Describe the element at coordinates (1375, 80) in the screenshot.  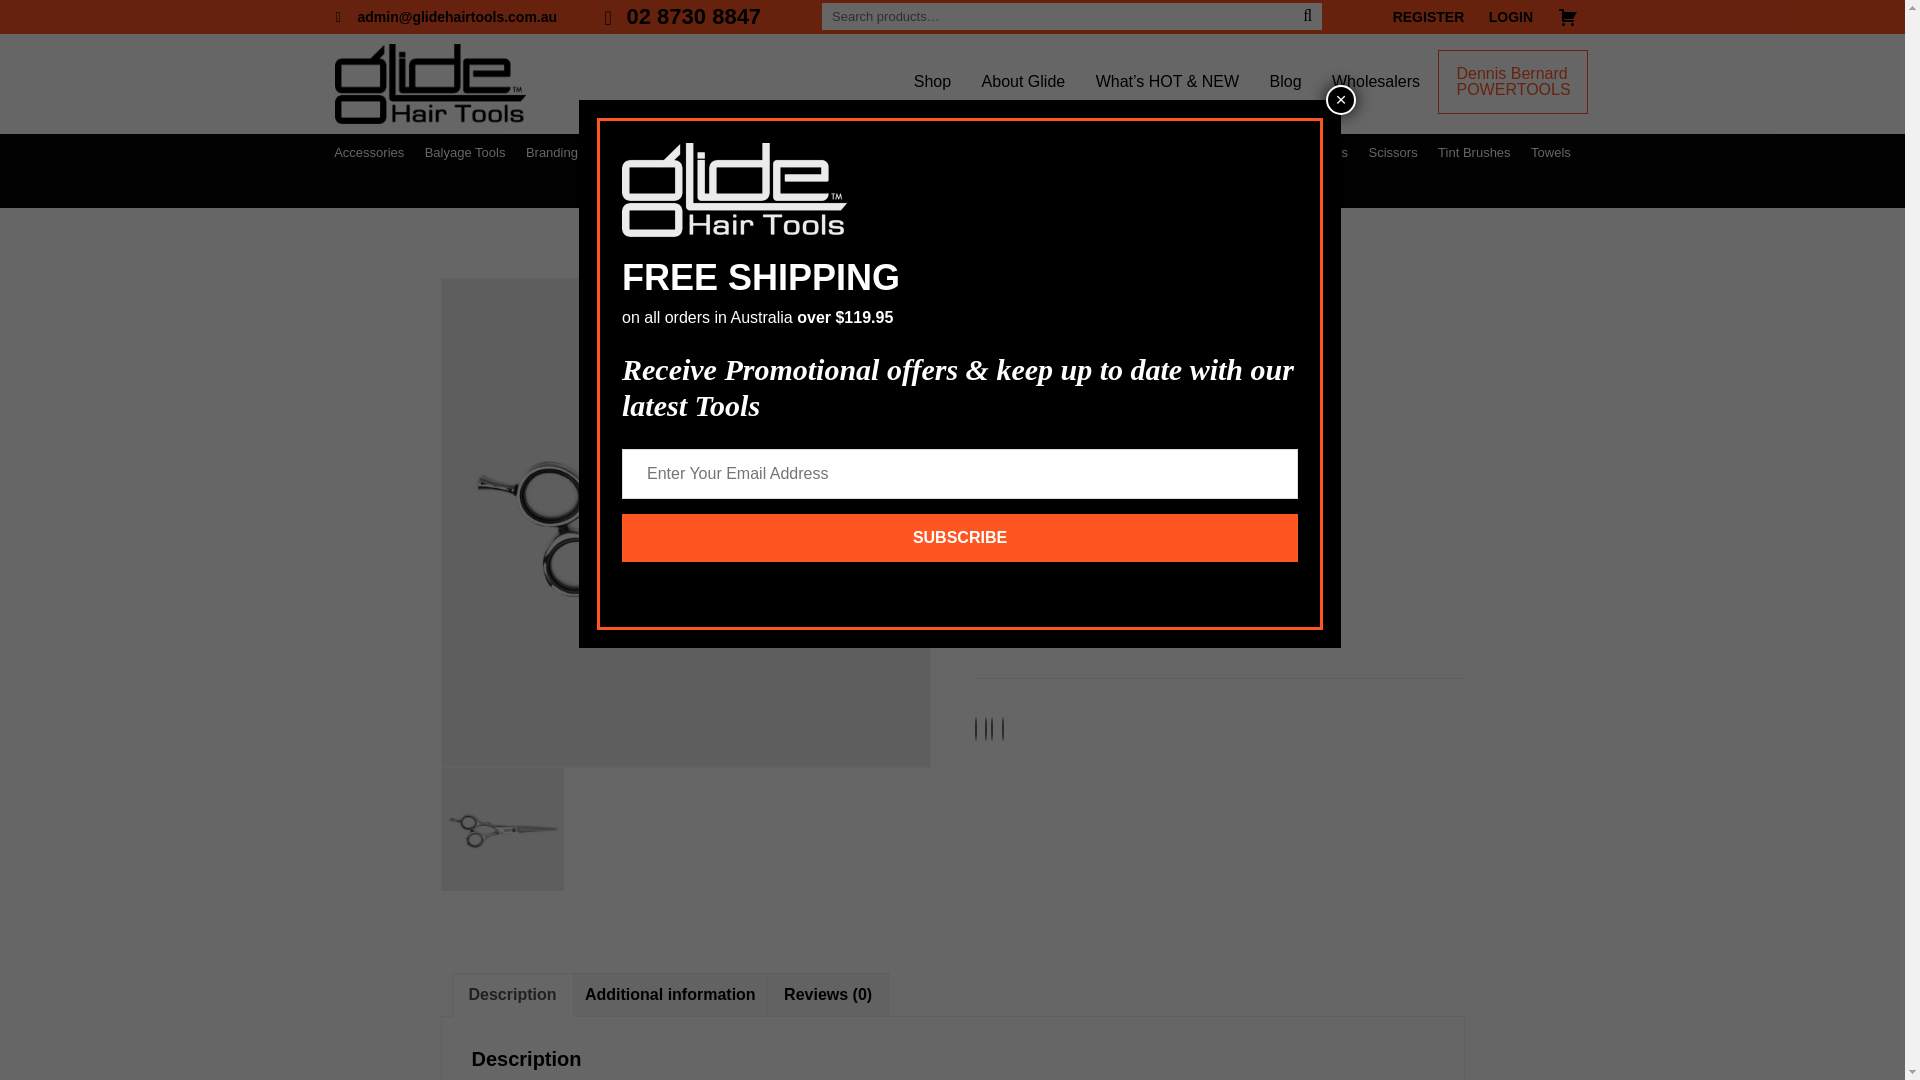
I see `'Wholesalers'` at that location.